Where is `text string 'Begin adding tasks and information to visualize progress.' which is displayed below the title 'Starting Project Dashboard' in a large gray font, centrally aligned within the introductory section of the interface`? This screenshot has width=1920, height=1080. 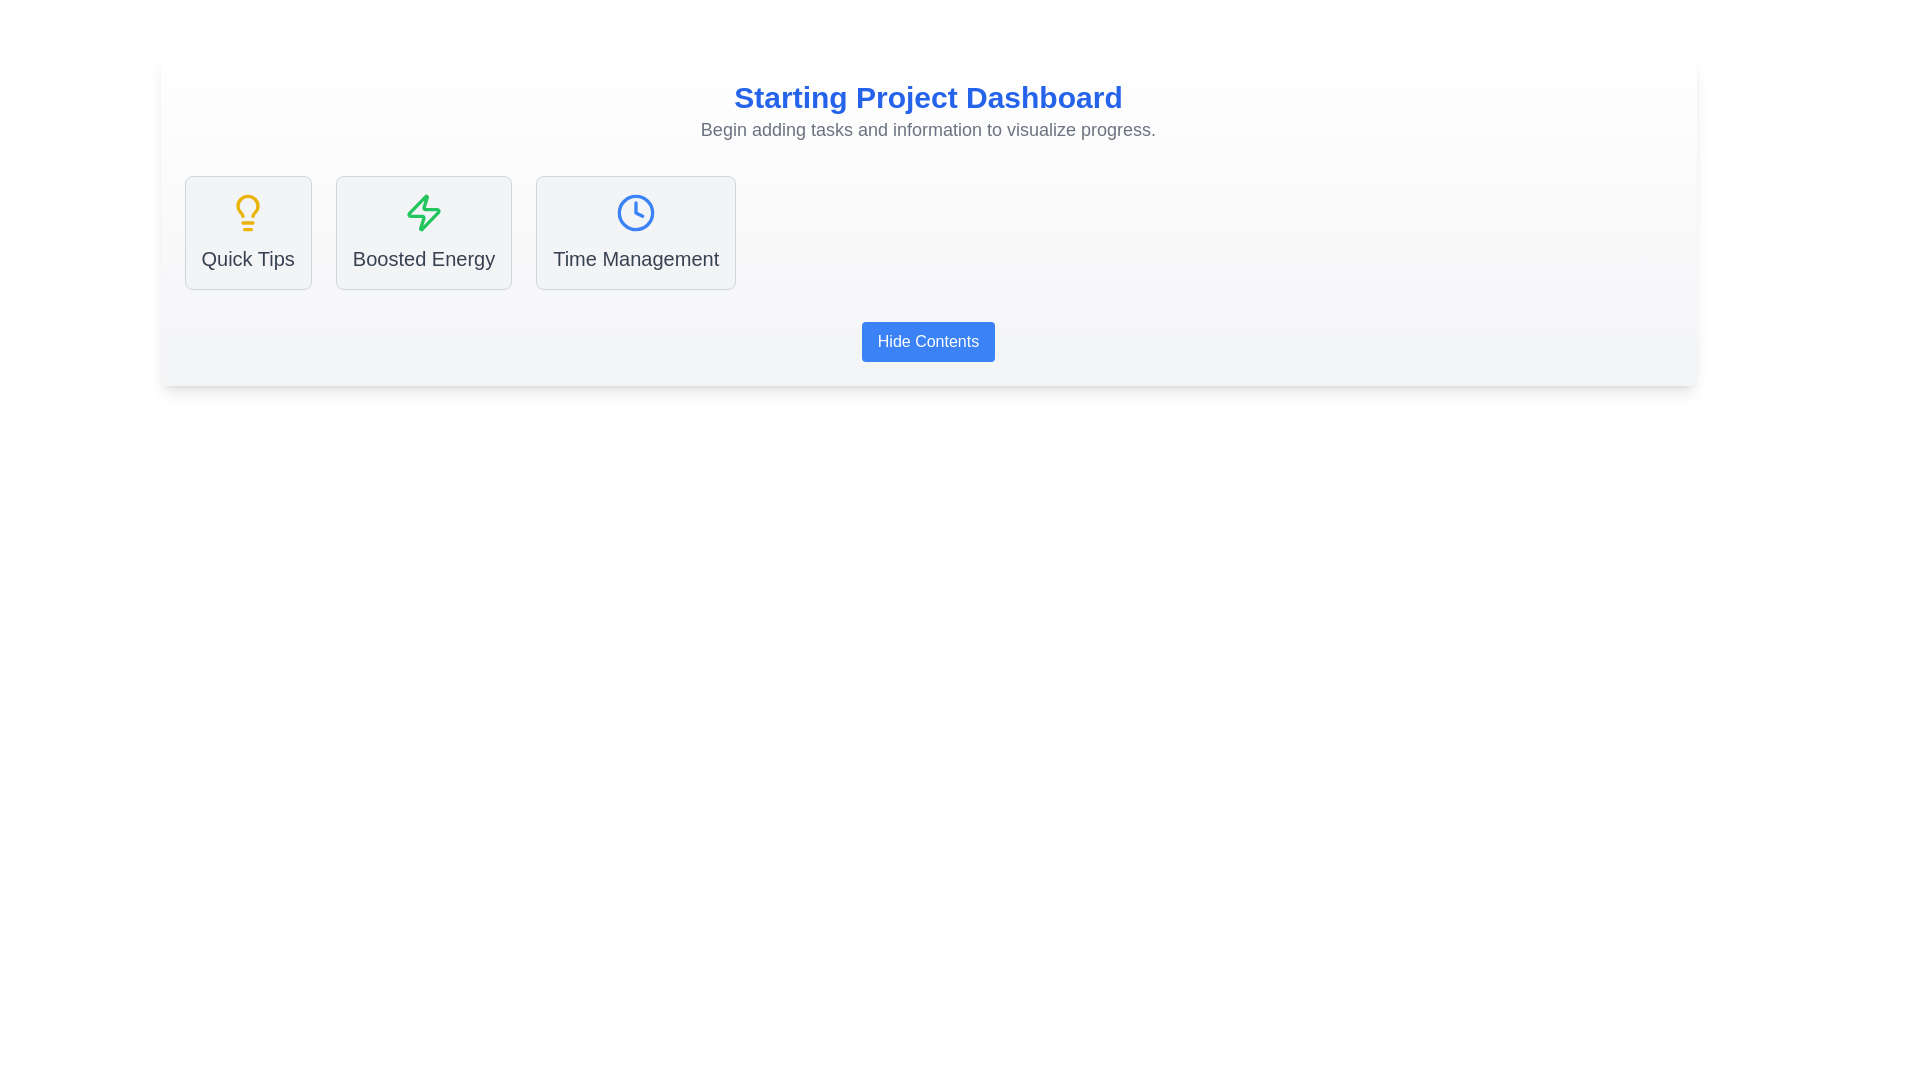
text string 'Begin adding tasks and information to visualize progress.' which is displayed below the title 'Starting Project Dashboard' in a large gray font, centrally aligned within the introductory section of the interface is located at coordinates (927, 130).